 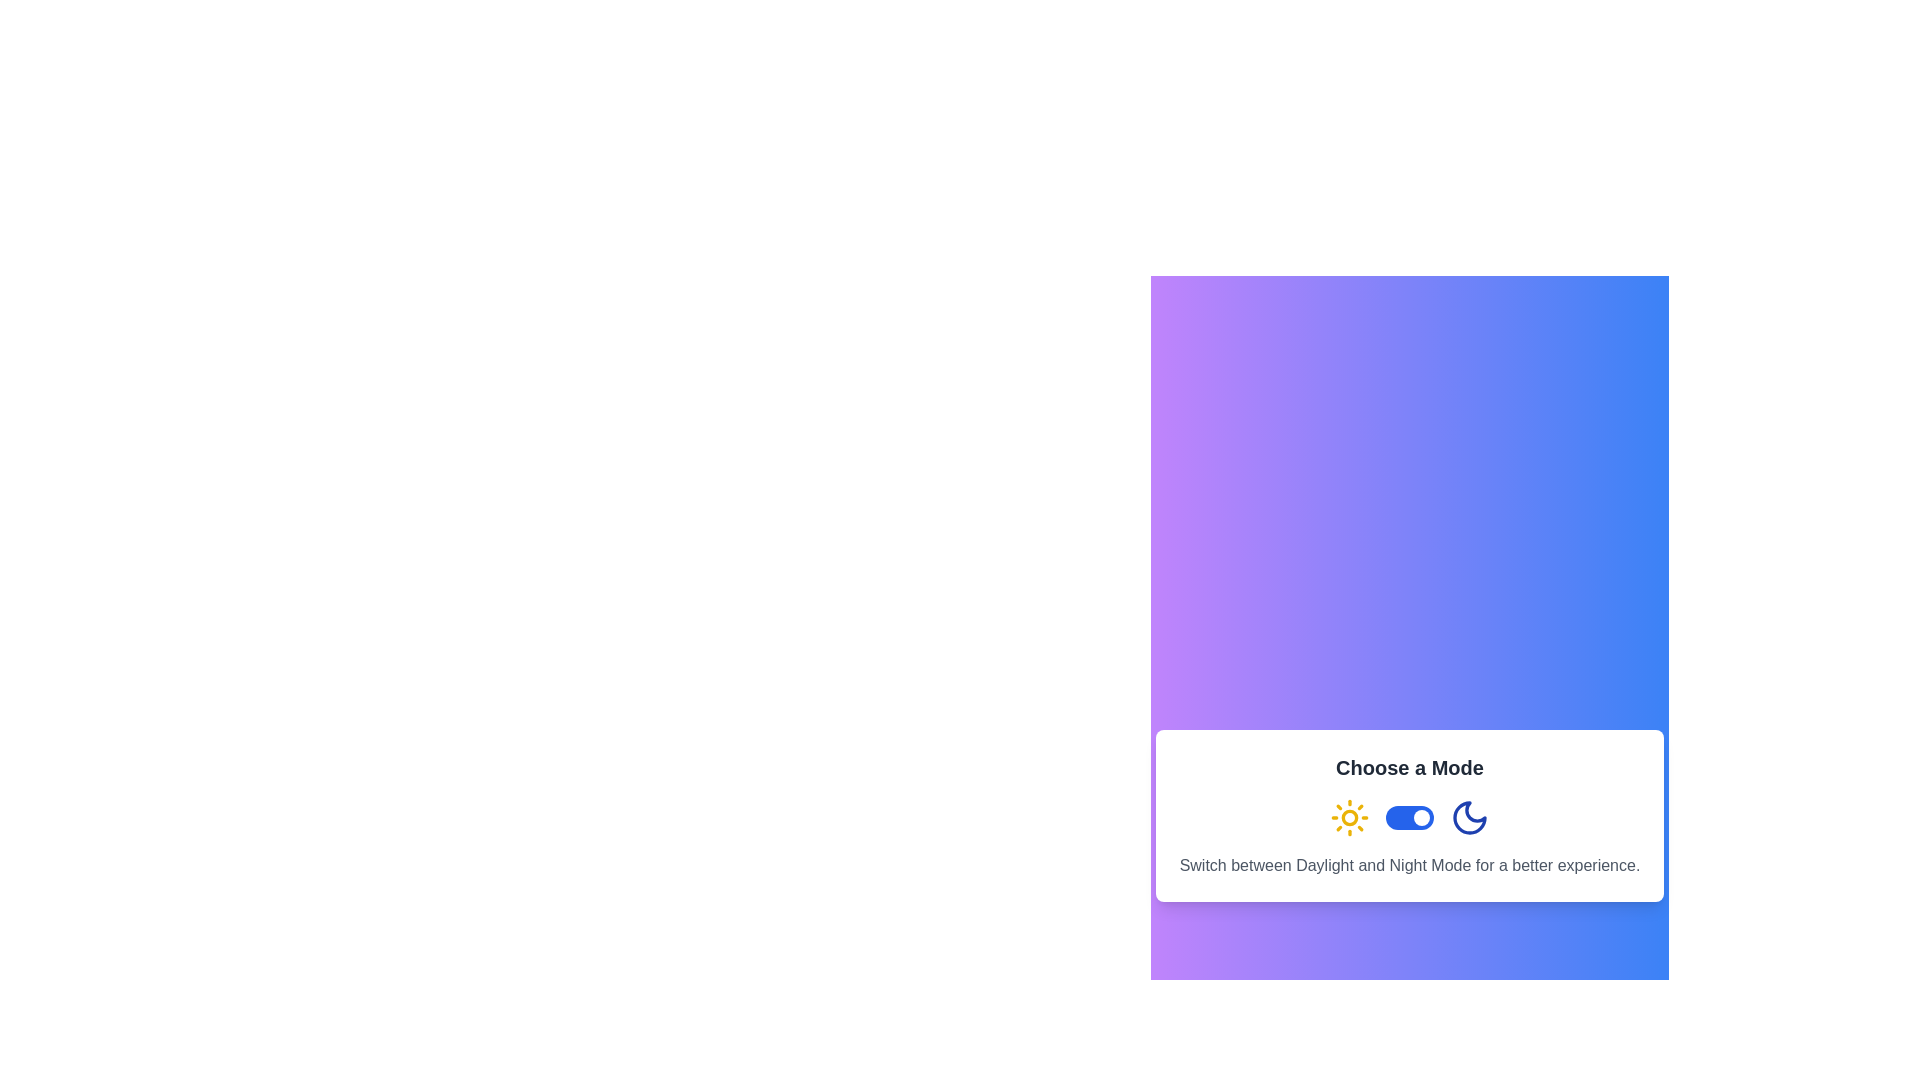 What do you see at coordinates (1409, 817) in the screenshot?
I see `the toggle switch located in the second row of the 'Choose a Mode' box to switch modes from 'on' to 'off'` at bounding box center [1409, 817].